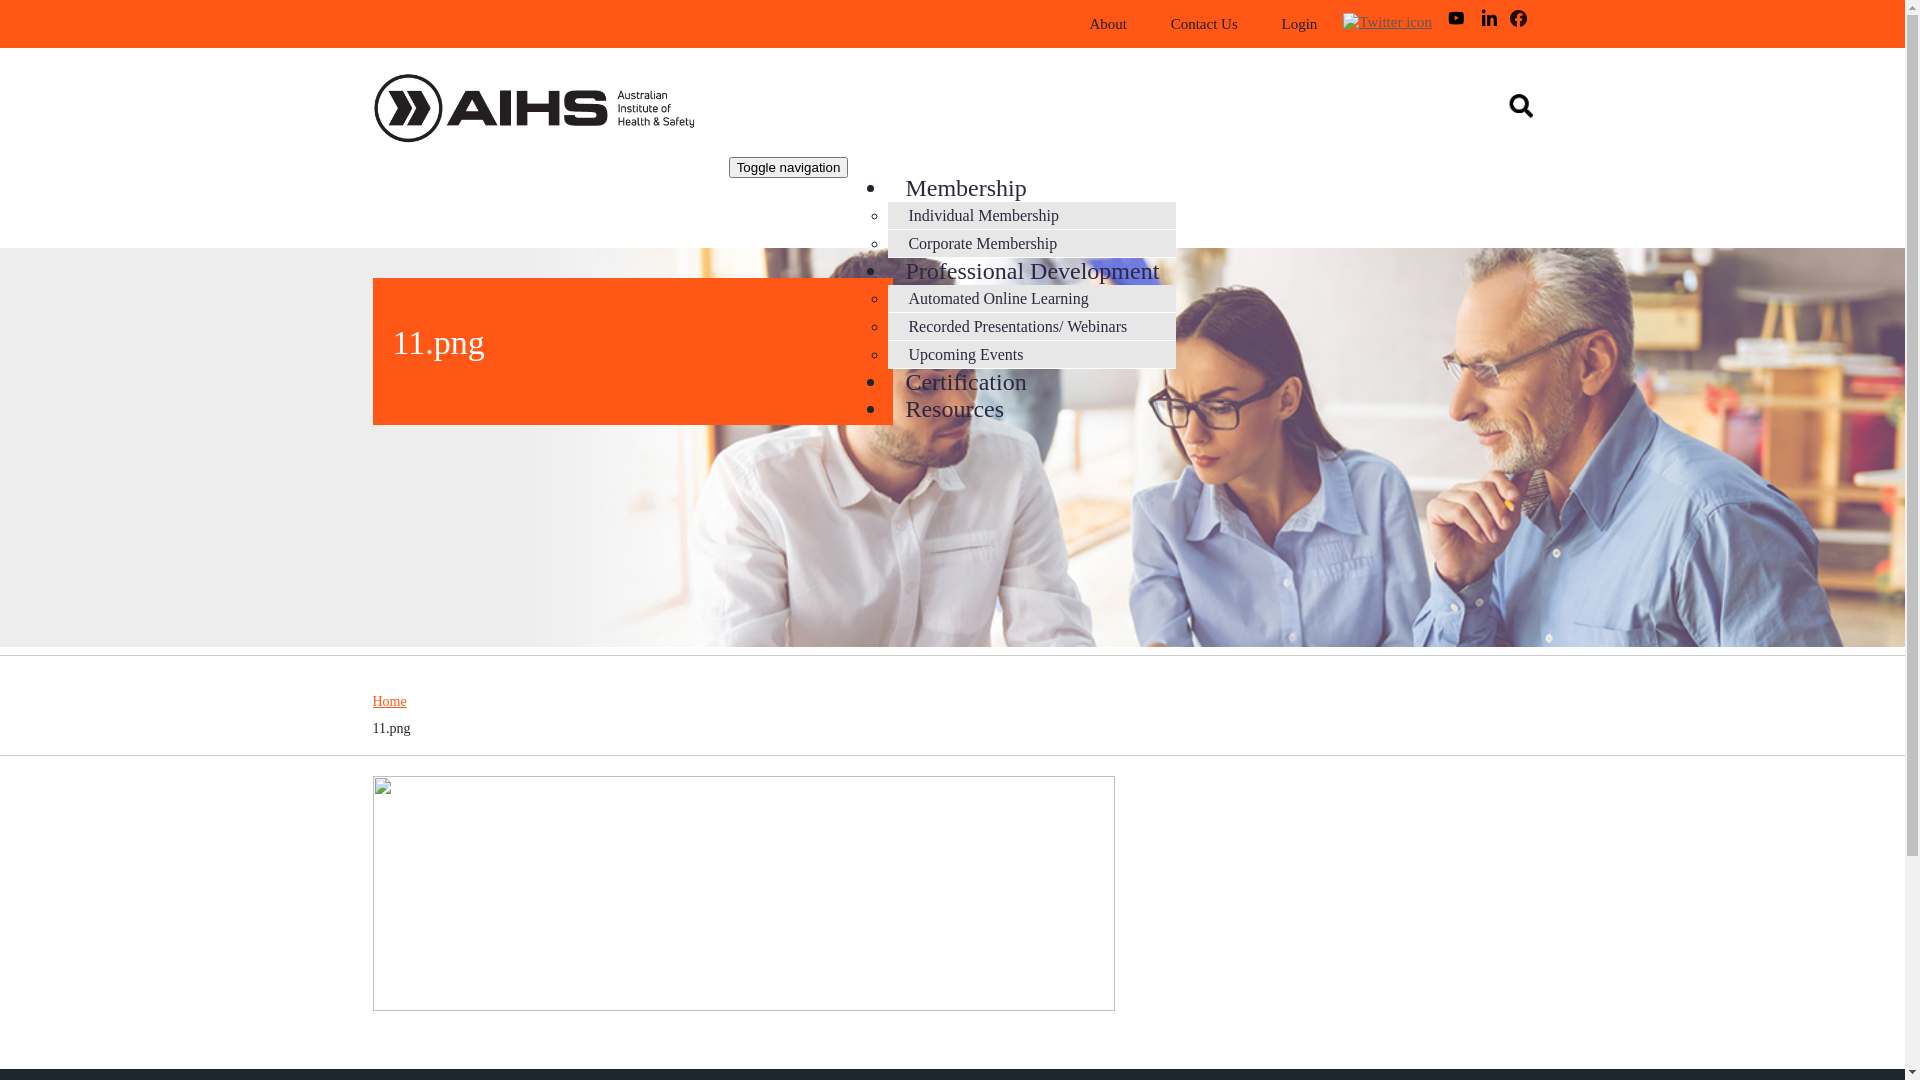  Describe the element at coordinates (998, 298) in the screenshot. I see `'Automated Online Learning'` at that location.